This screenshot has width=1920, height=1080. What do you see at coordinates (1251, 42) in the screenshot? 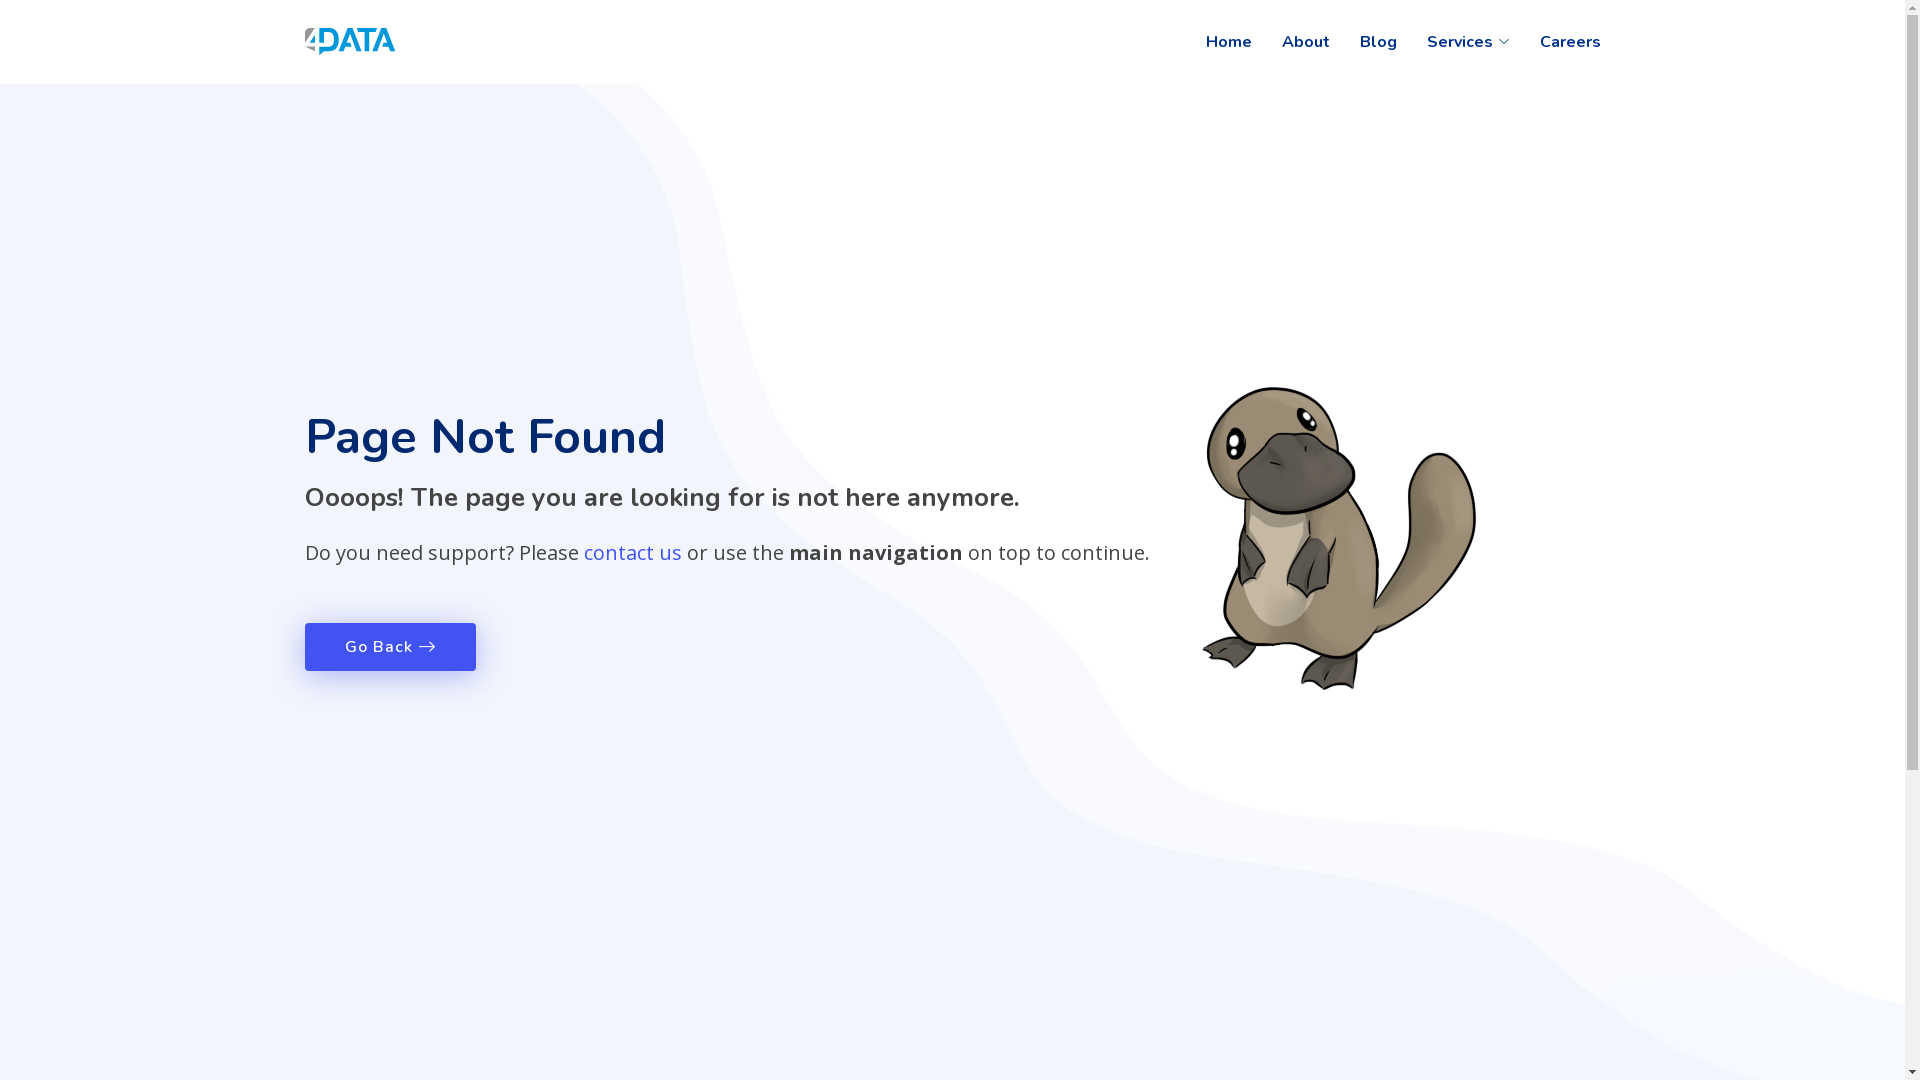
I see `'About'` at bounding box center [1251, 42].